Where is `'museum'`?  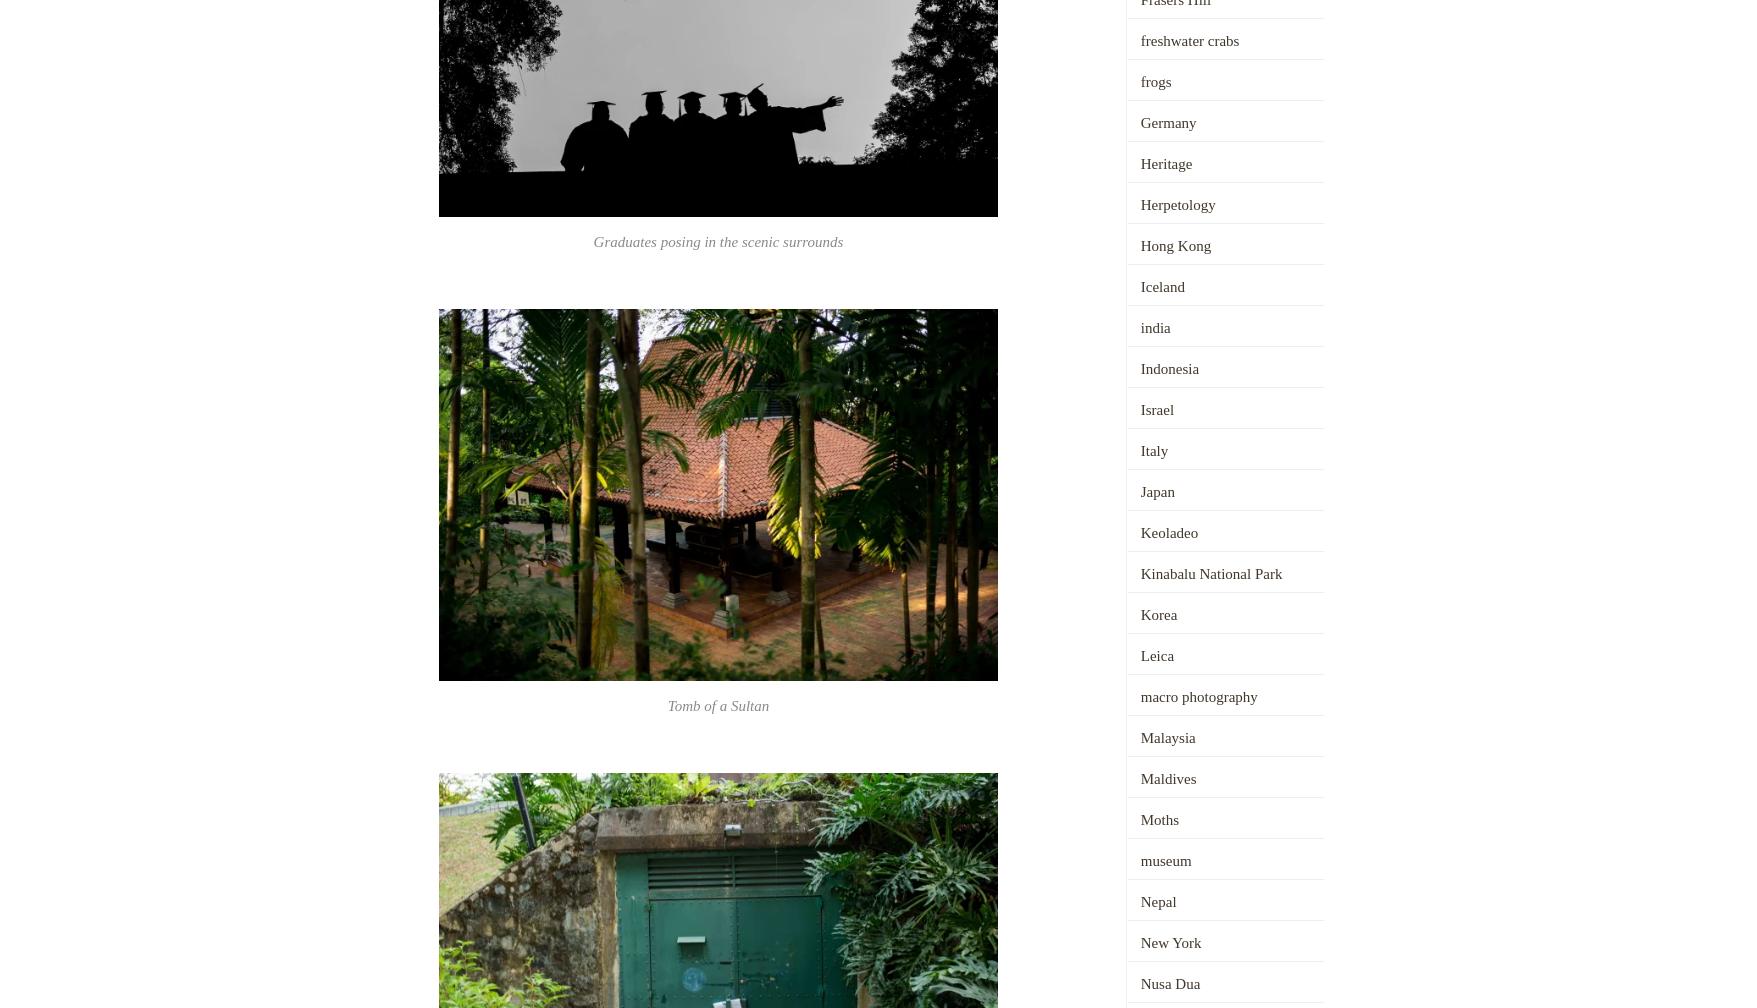
'museum' is located at coordinates (1164, 860).